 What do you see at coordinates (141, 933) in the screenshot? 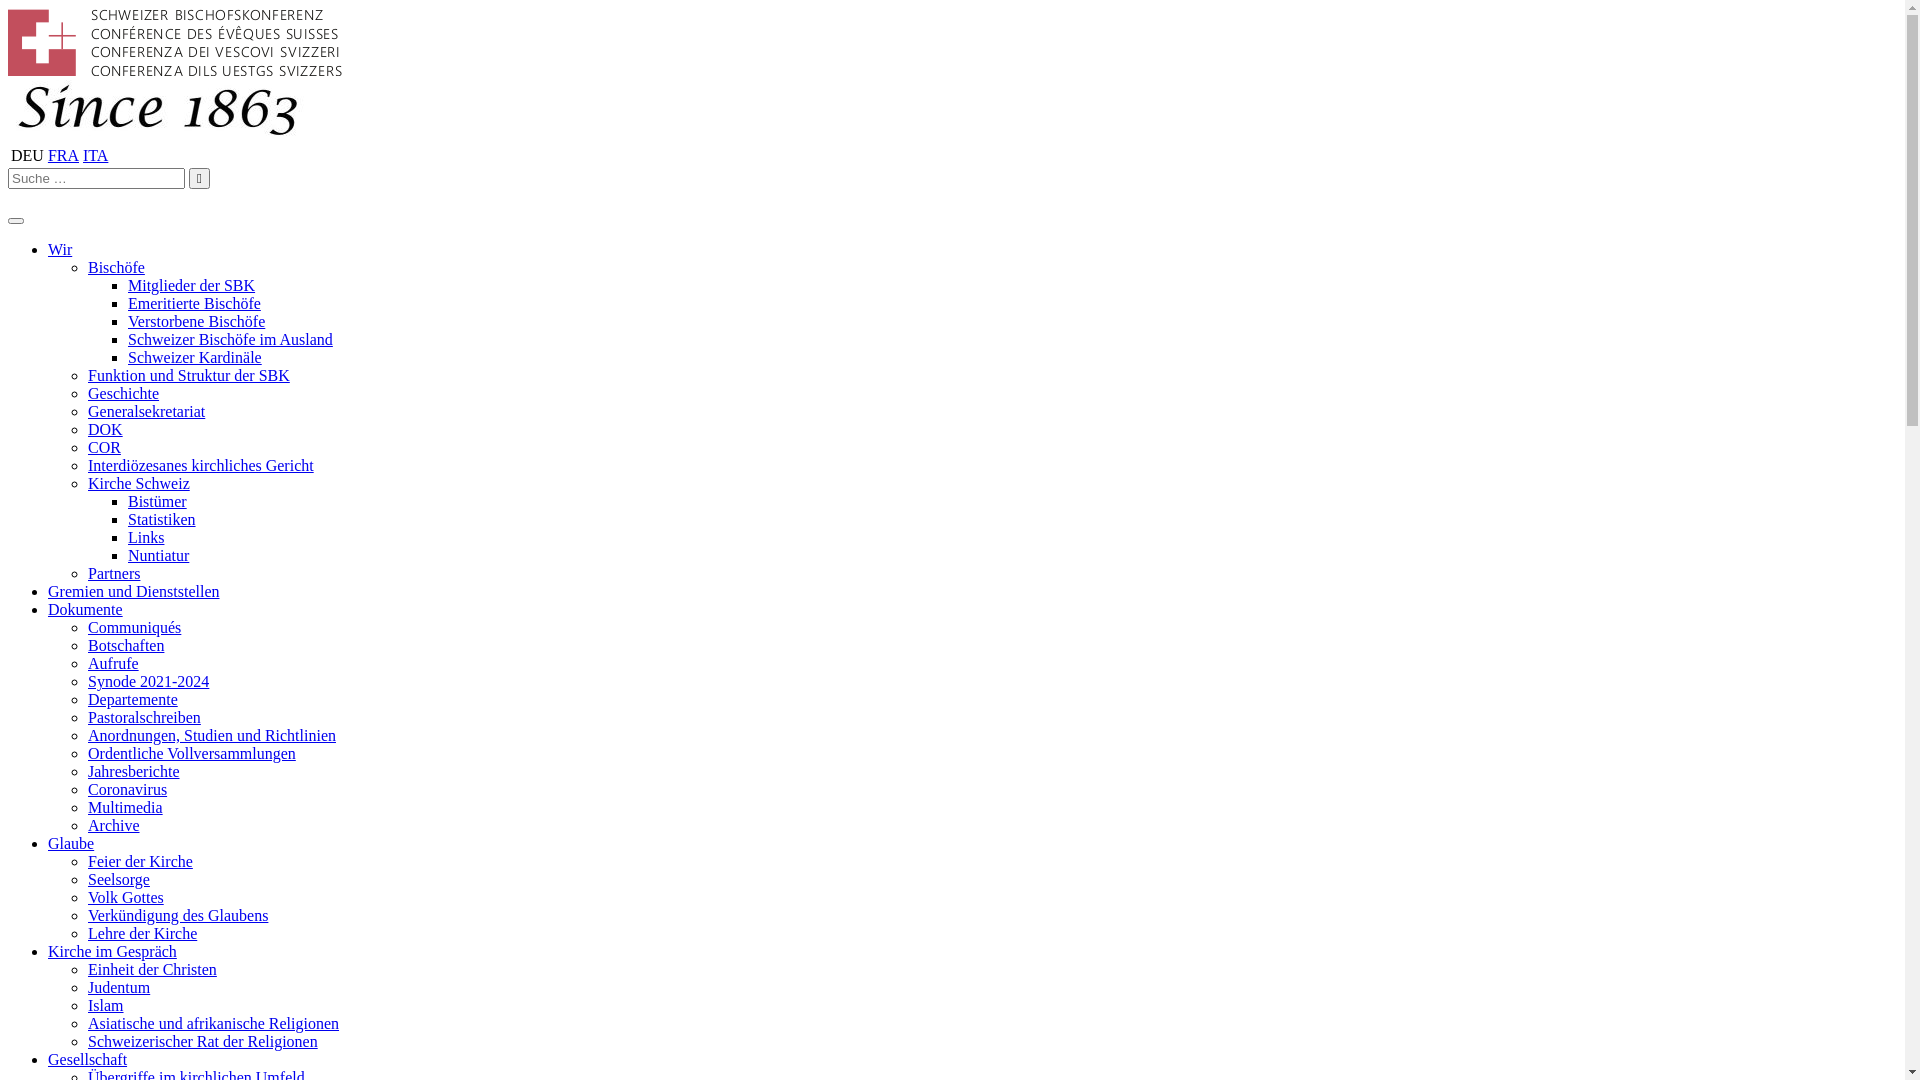
I see `'Lehre der Kirche'` at bounding box center [141, 933].